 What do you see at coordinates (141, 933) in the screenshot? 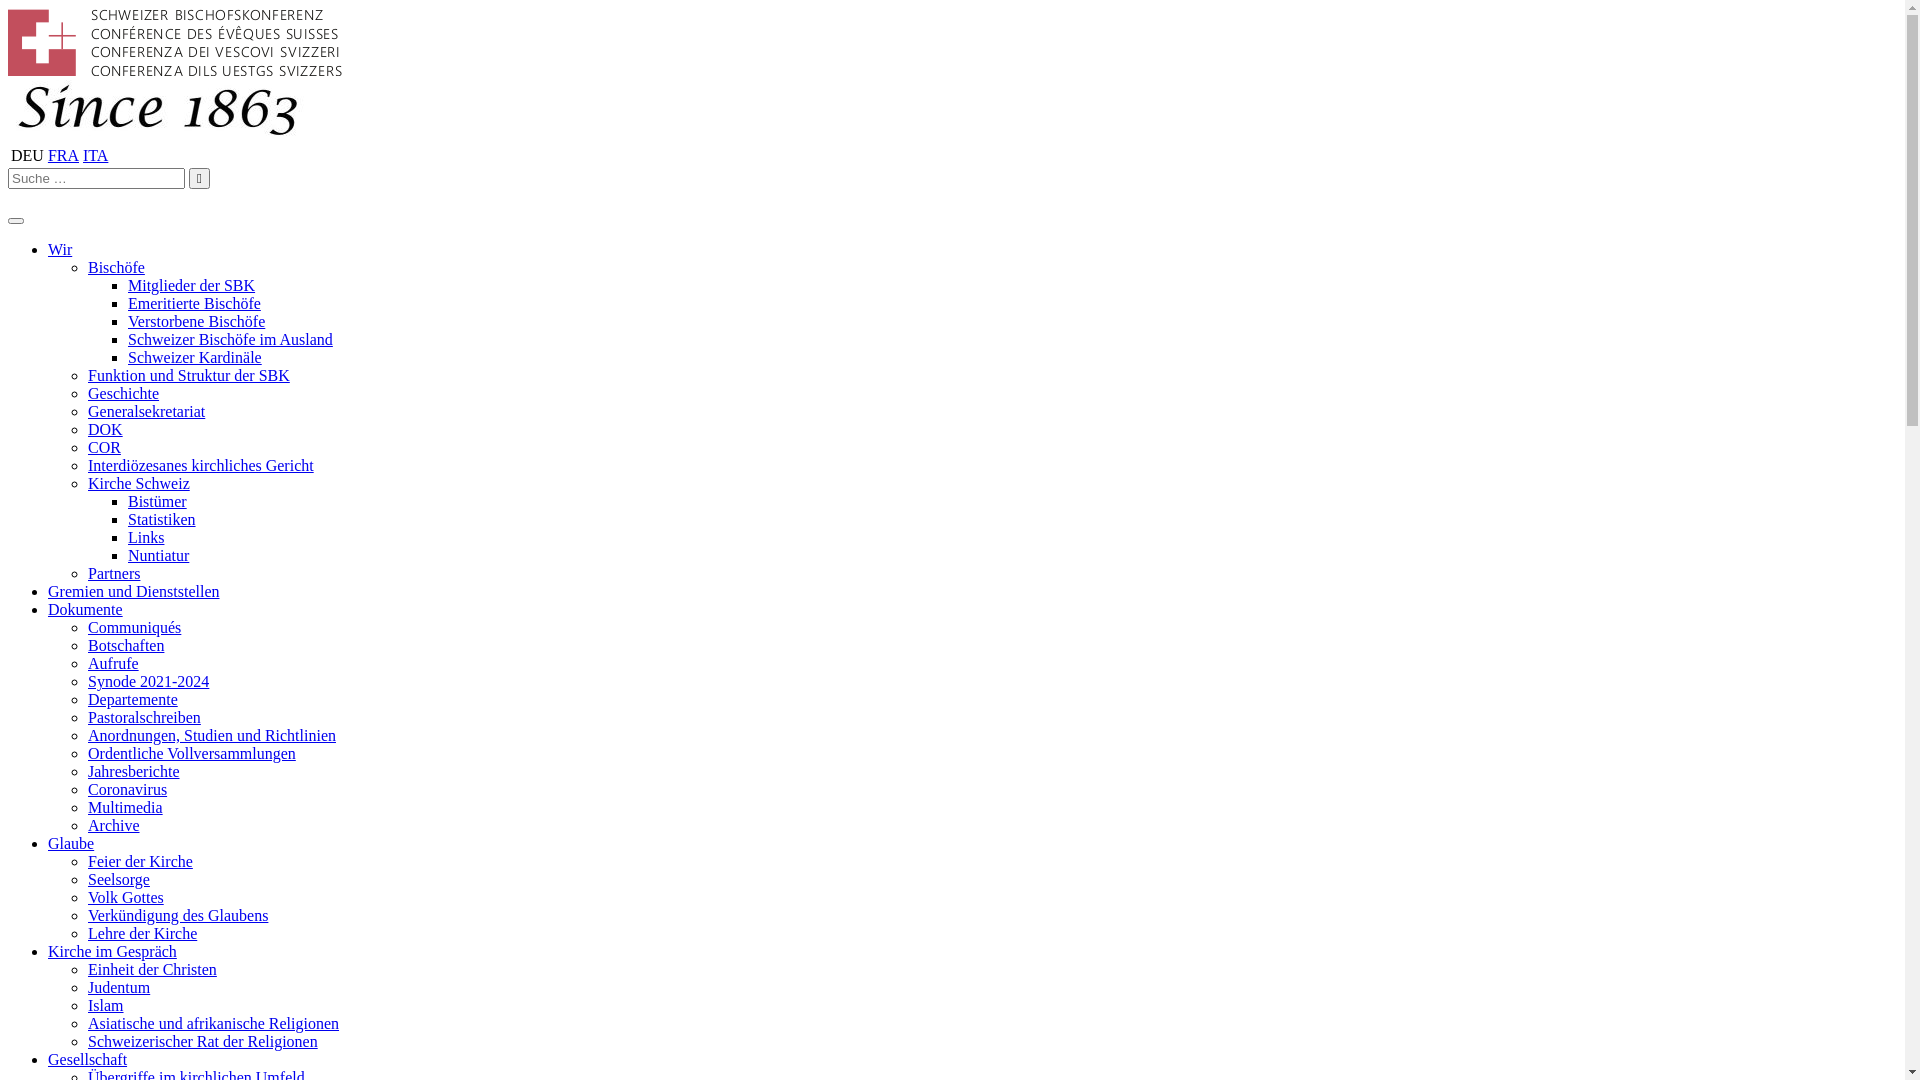
I see `'Lehre der Kirche'` at bounding box center [141, 933].